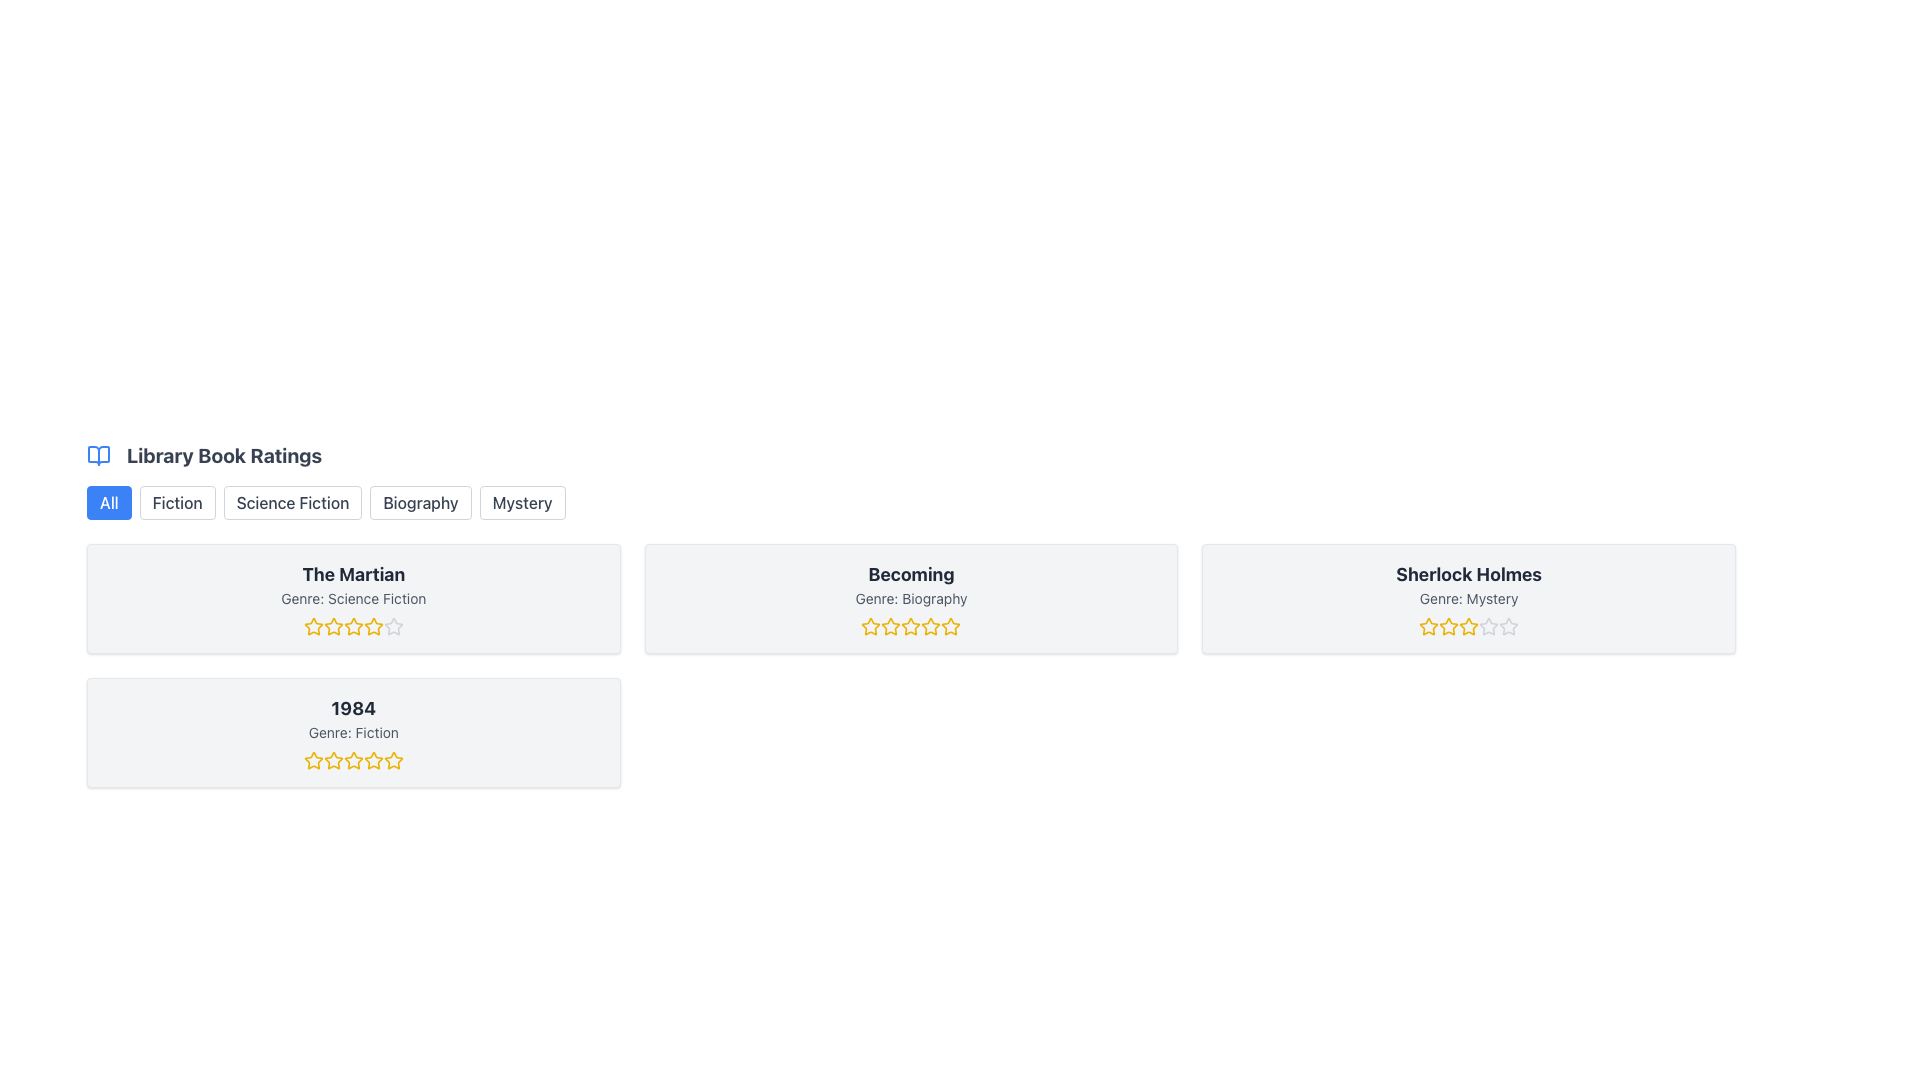 The height and width of the screenshot is (1080, 1920). What do you see at coordinates (522, 501) in the screenshot?
I see `the 'Mystery' button in the Library Book Ratings section to apply the Mystery filter` at bounding box center [522, 501].